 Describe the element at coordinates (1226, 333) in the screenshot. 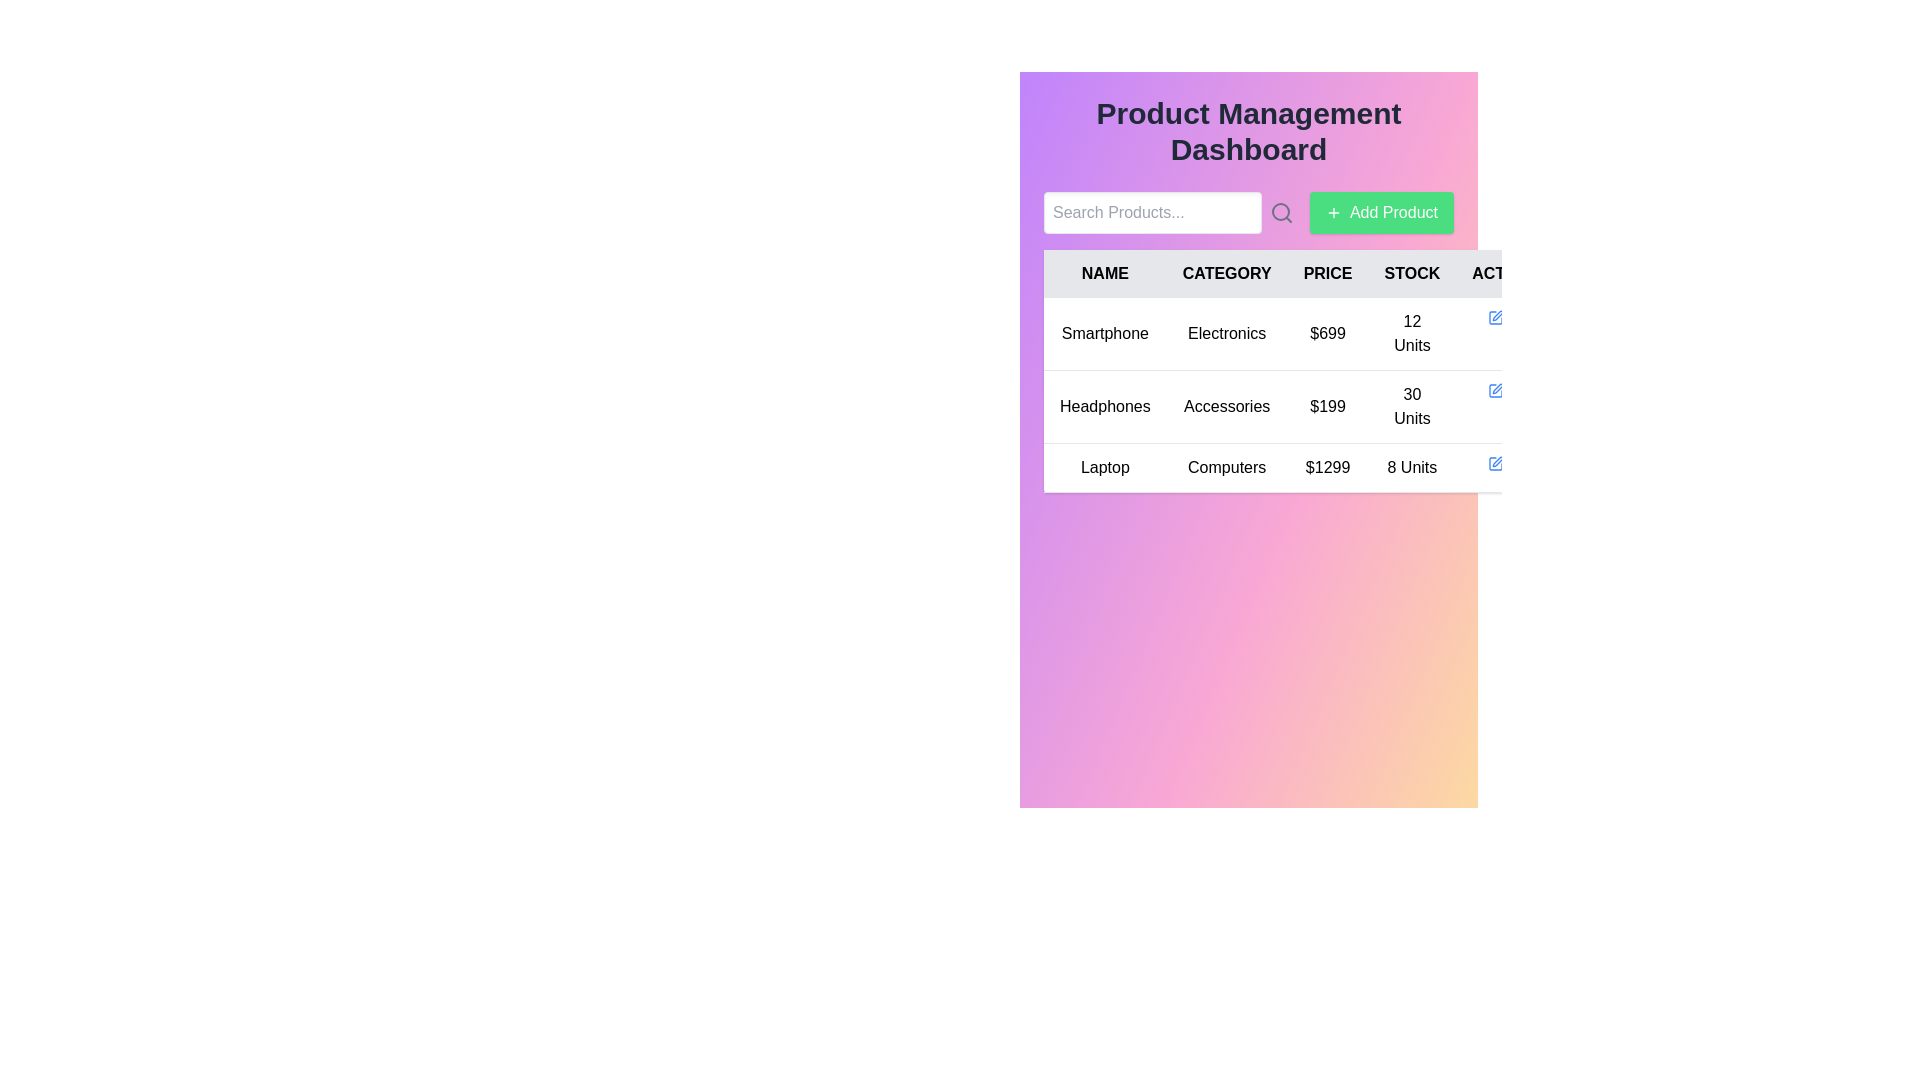

I see `the 'Electronics' text label, which is center-aligned and located in the second column of the first row in a table layout` at that location.